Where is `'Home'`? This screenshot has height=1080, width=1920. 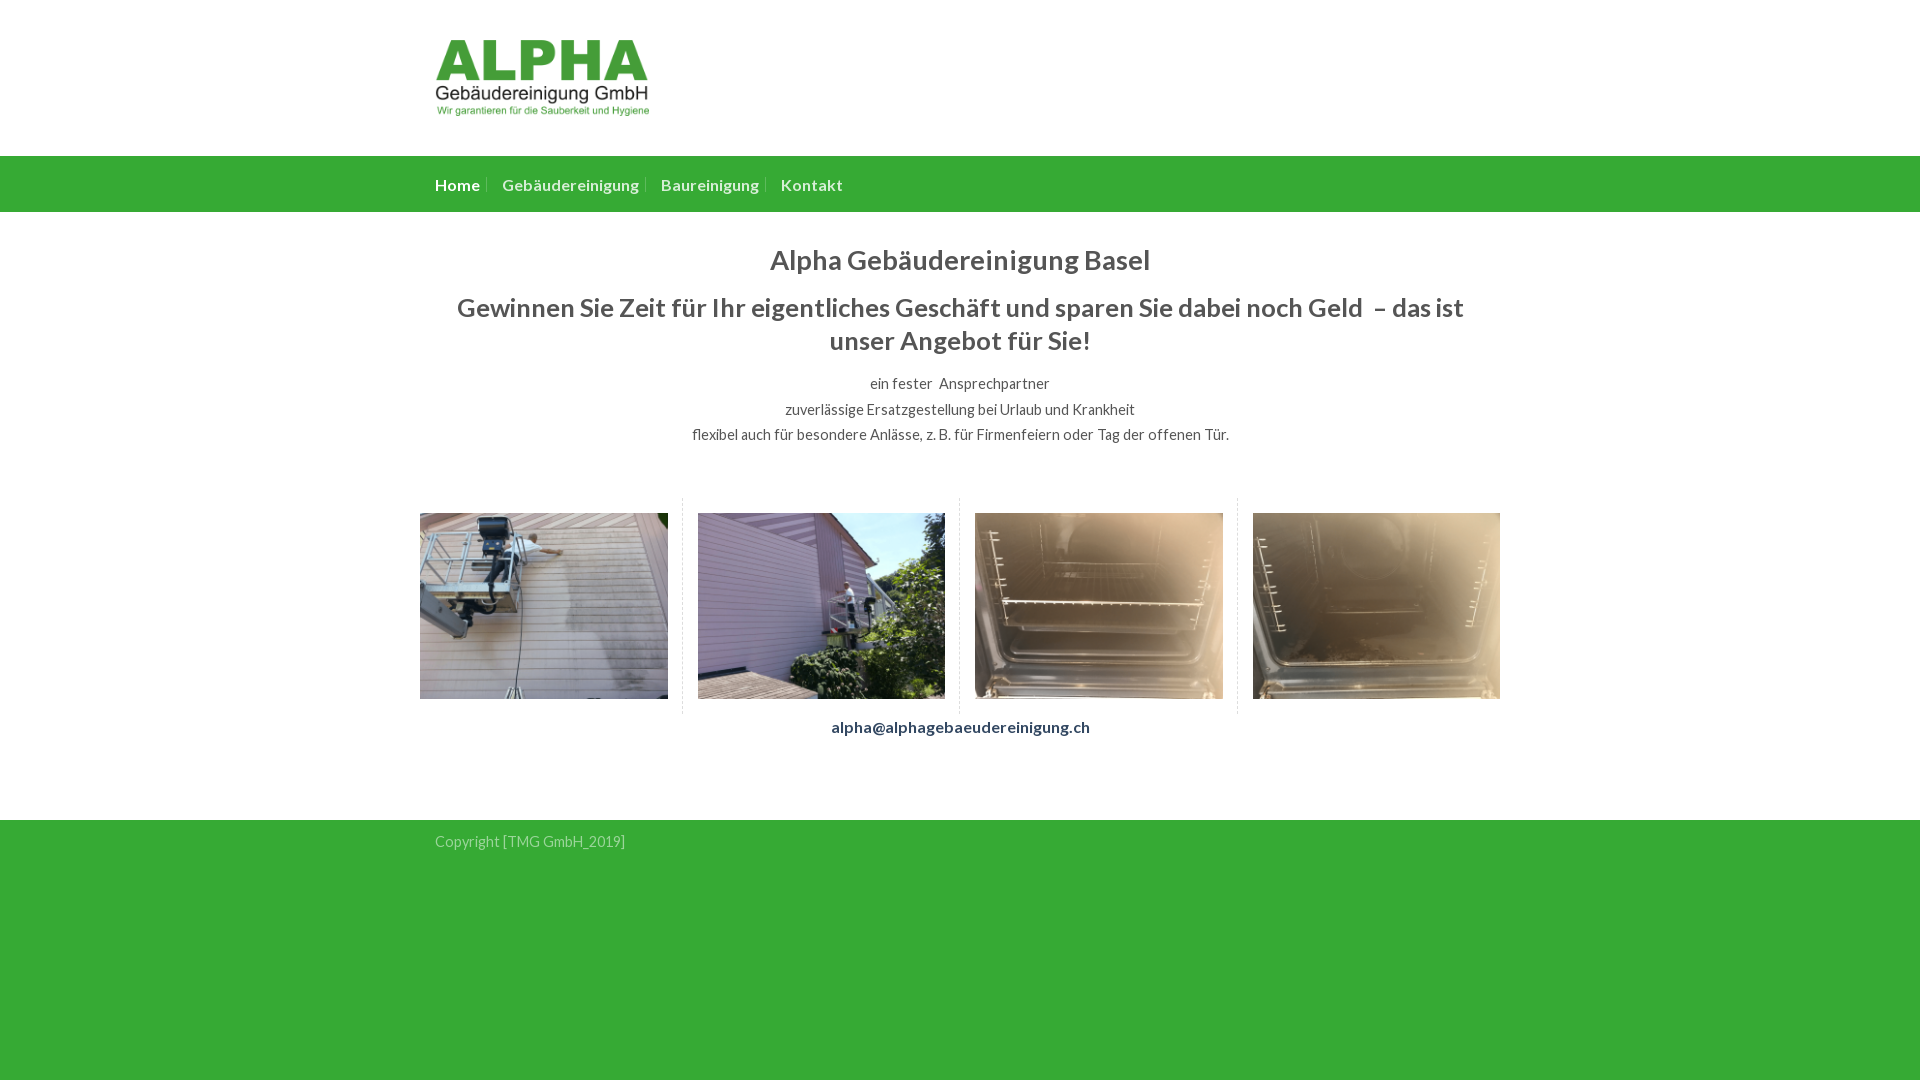 'Home' is located at coordinates (456, 183).